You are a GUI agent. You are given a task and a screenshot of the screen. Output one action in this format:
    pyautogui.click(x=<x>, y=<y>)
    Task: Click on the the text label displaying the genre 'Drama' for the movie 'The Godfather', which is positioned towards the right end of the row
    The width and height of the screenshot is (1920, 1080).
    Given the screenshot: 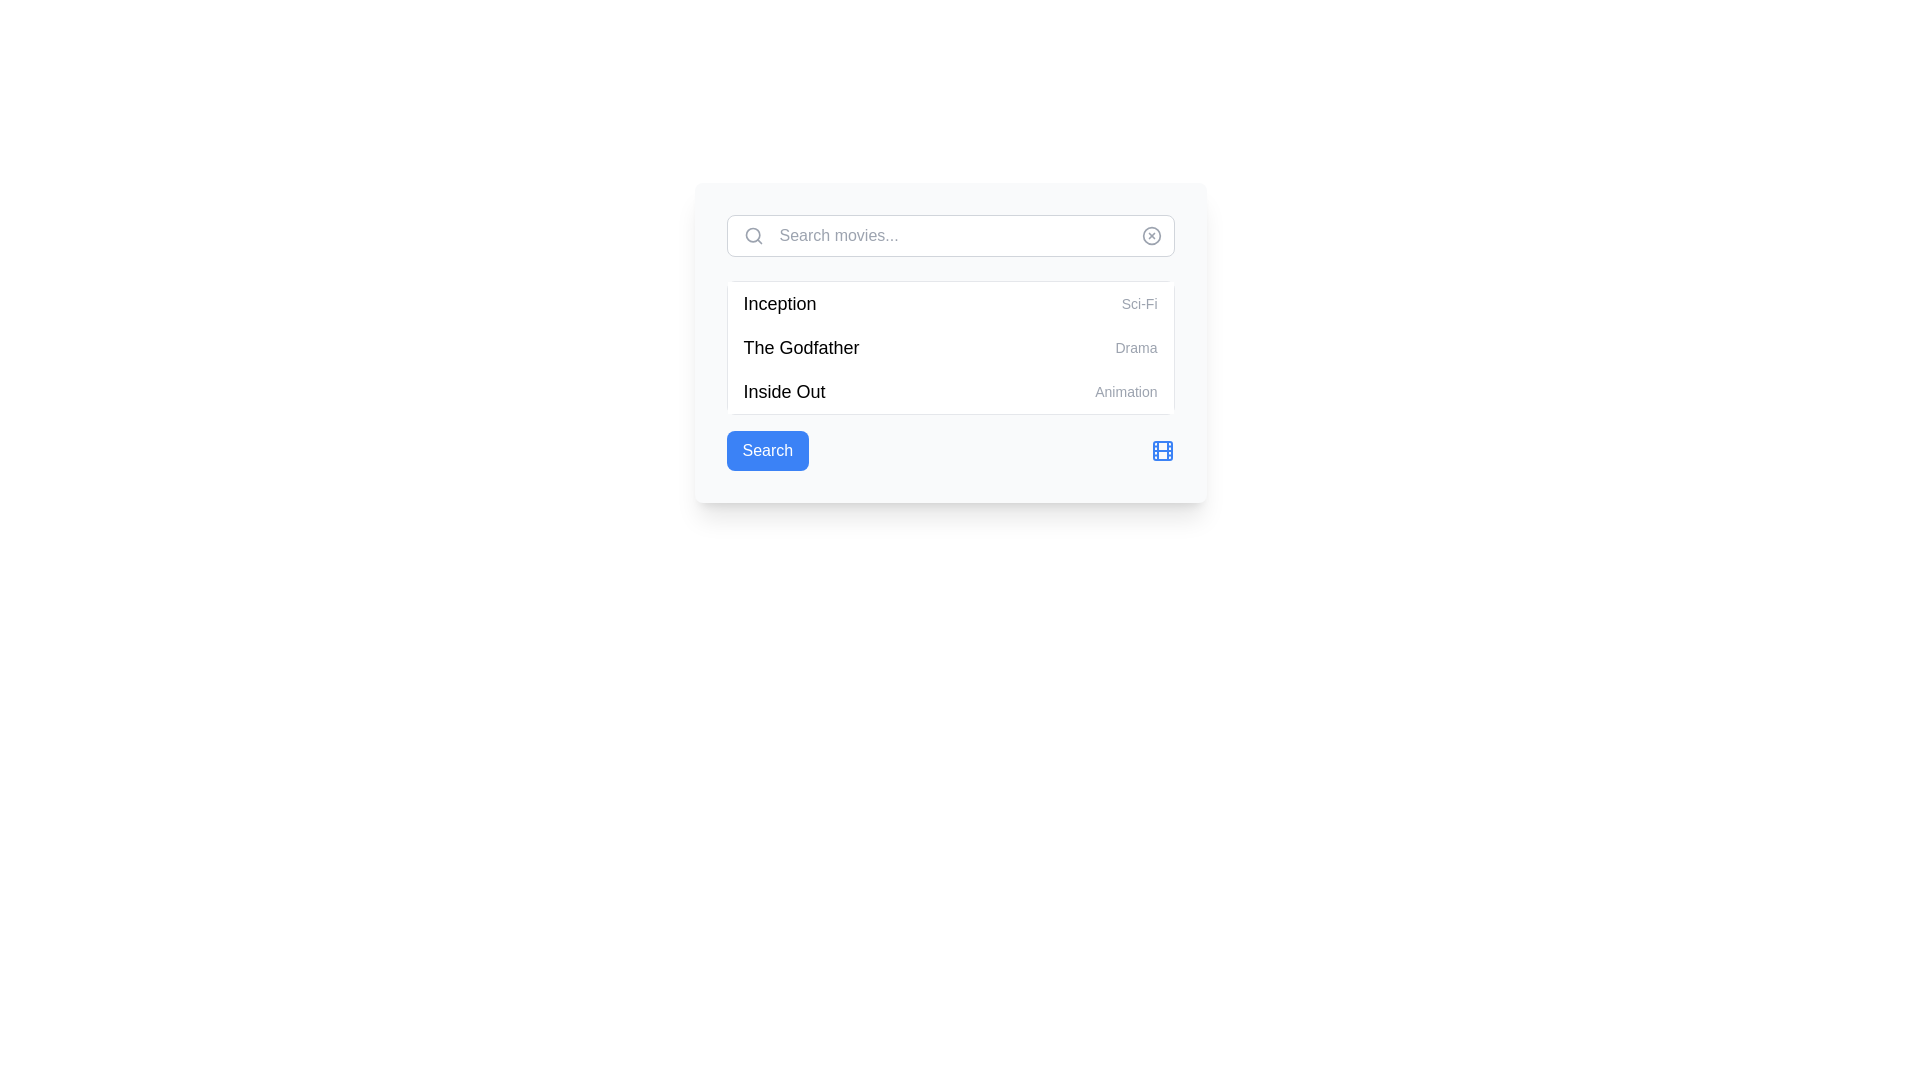 What is the action you would take?
    pyautogui.click(x=1136, y=346)
    